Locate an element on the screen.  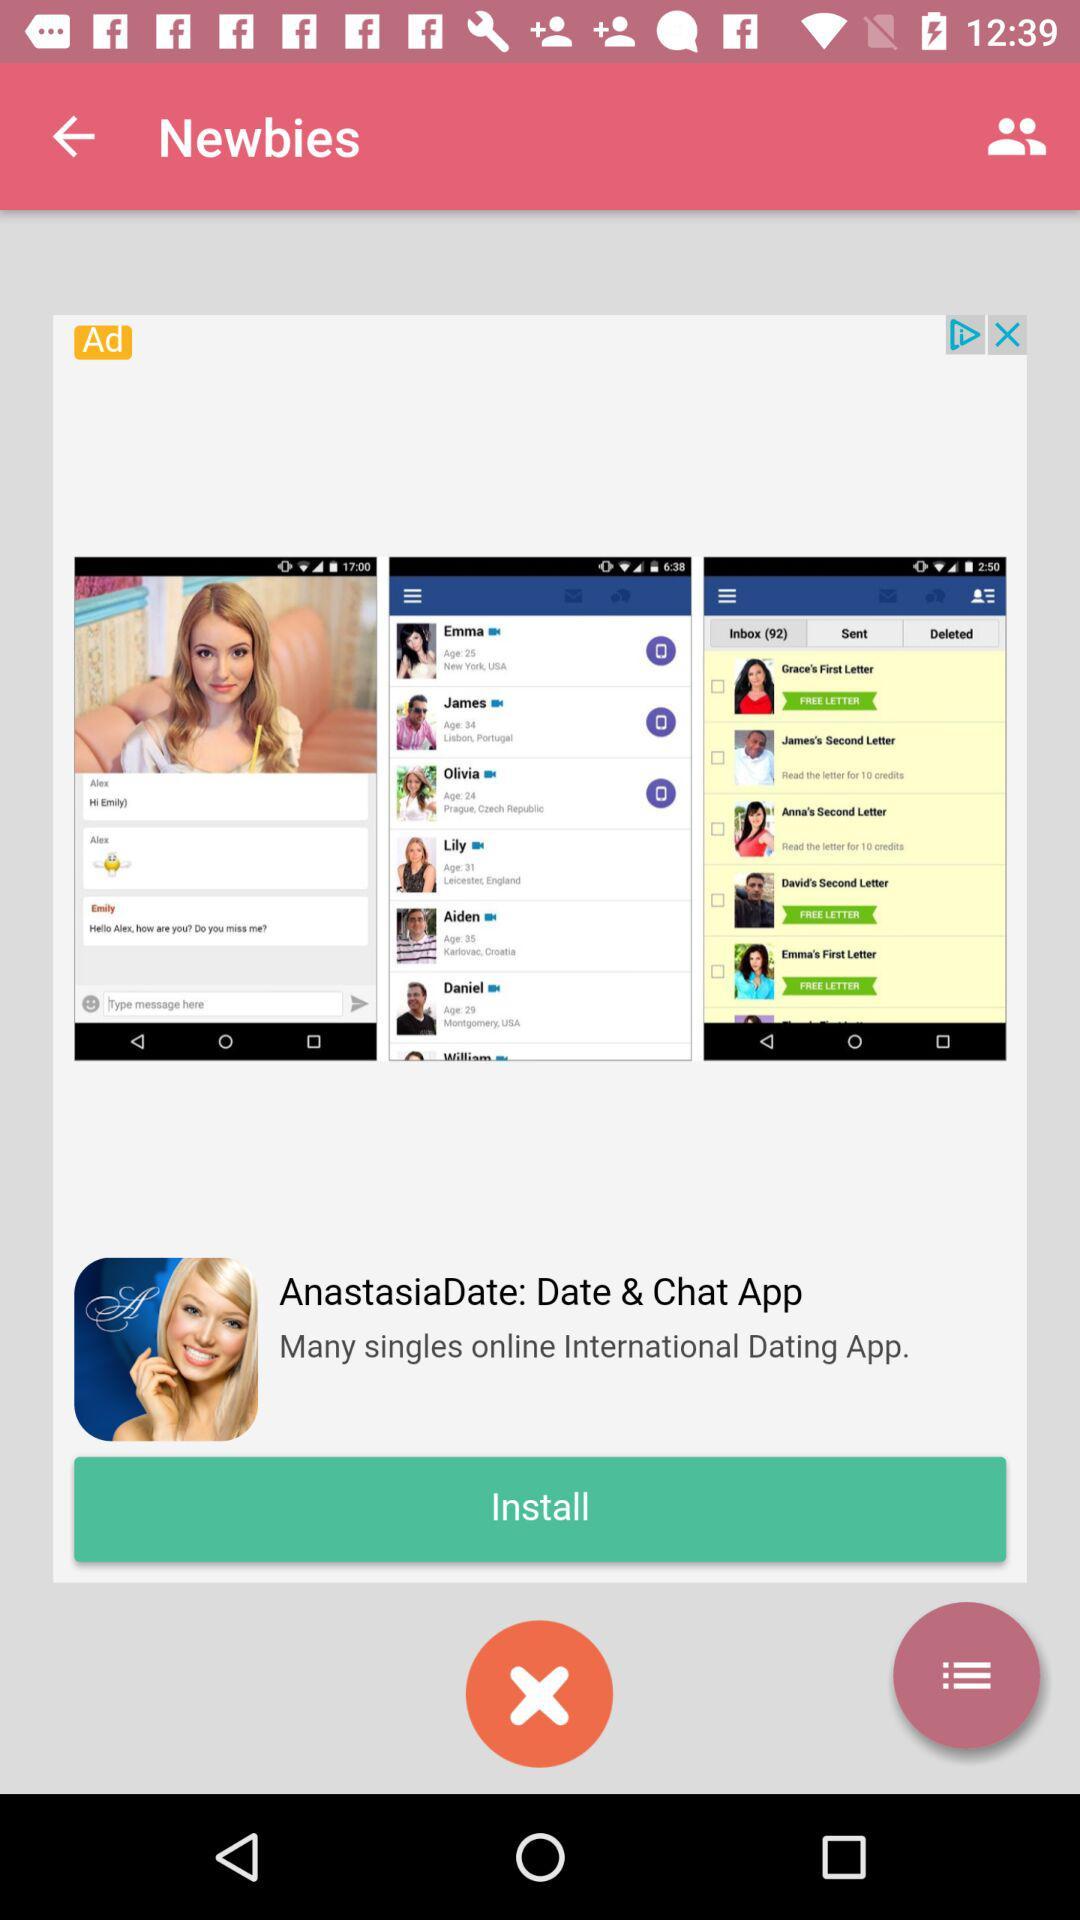
open settings tool is located at coordinates (965, 1675).